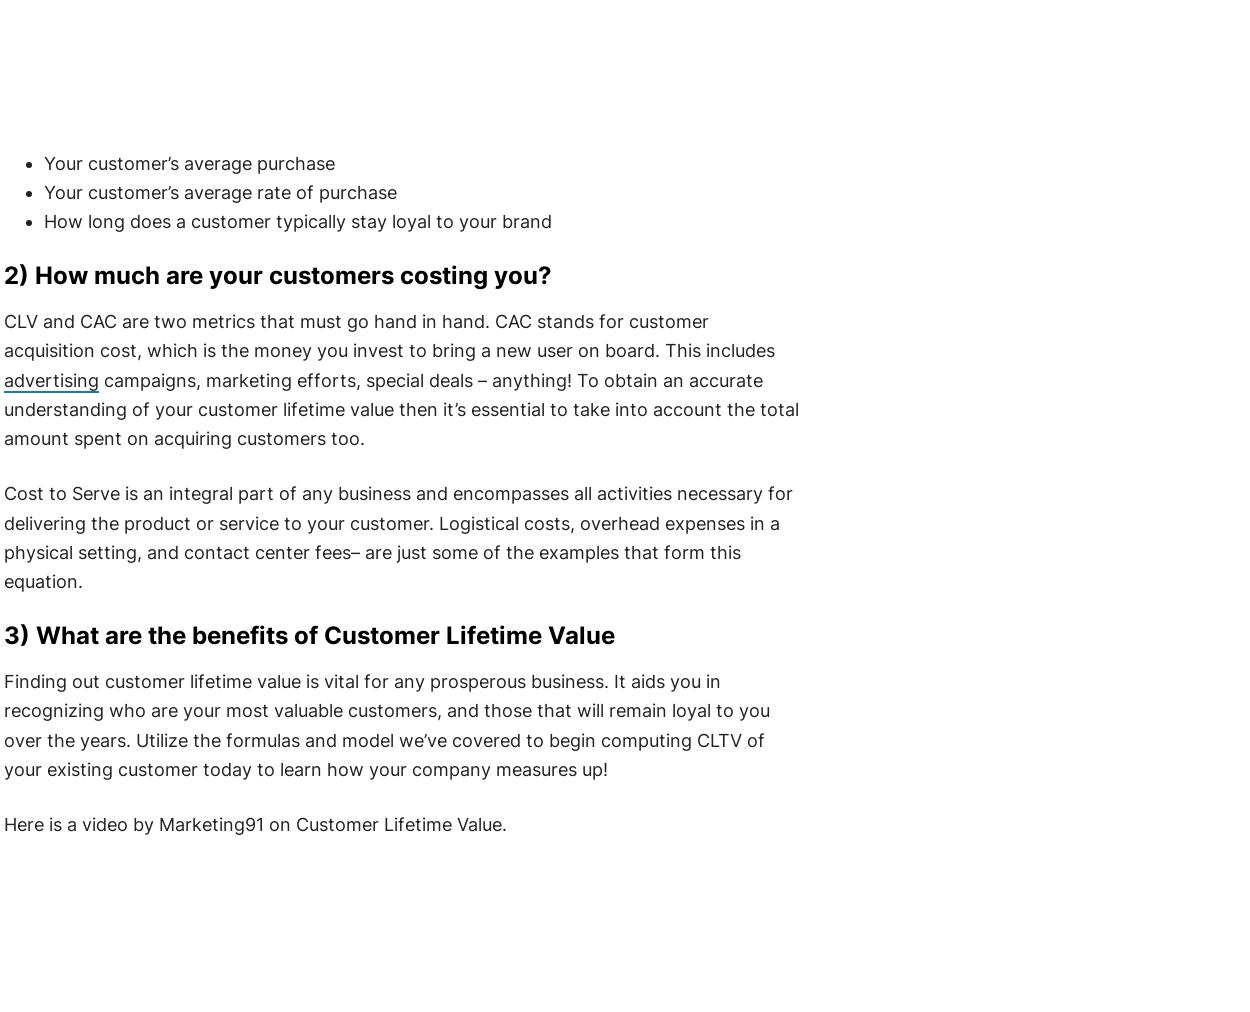  I want to click on 'CLV and CAC are two metrics that must go hand in hand. CAC stands for customer acquisition cost, which is the money you invest to bring a new user on board. This includes', so click(388, 334).